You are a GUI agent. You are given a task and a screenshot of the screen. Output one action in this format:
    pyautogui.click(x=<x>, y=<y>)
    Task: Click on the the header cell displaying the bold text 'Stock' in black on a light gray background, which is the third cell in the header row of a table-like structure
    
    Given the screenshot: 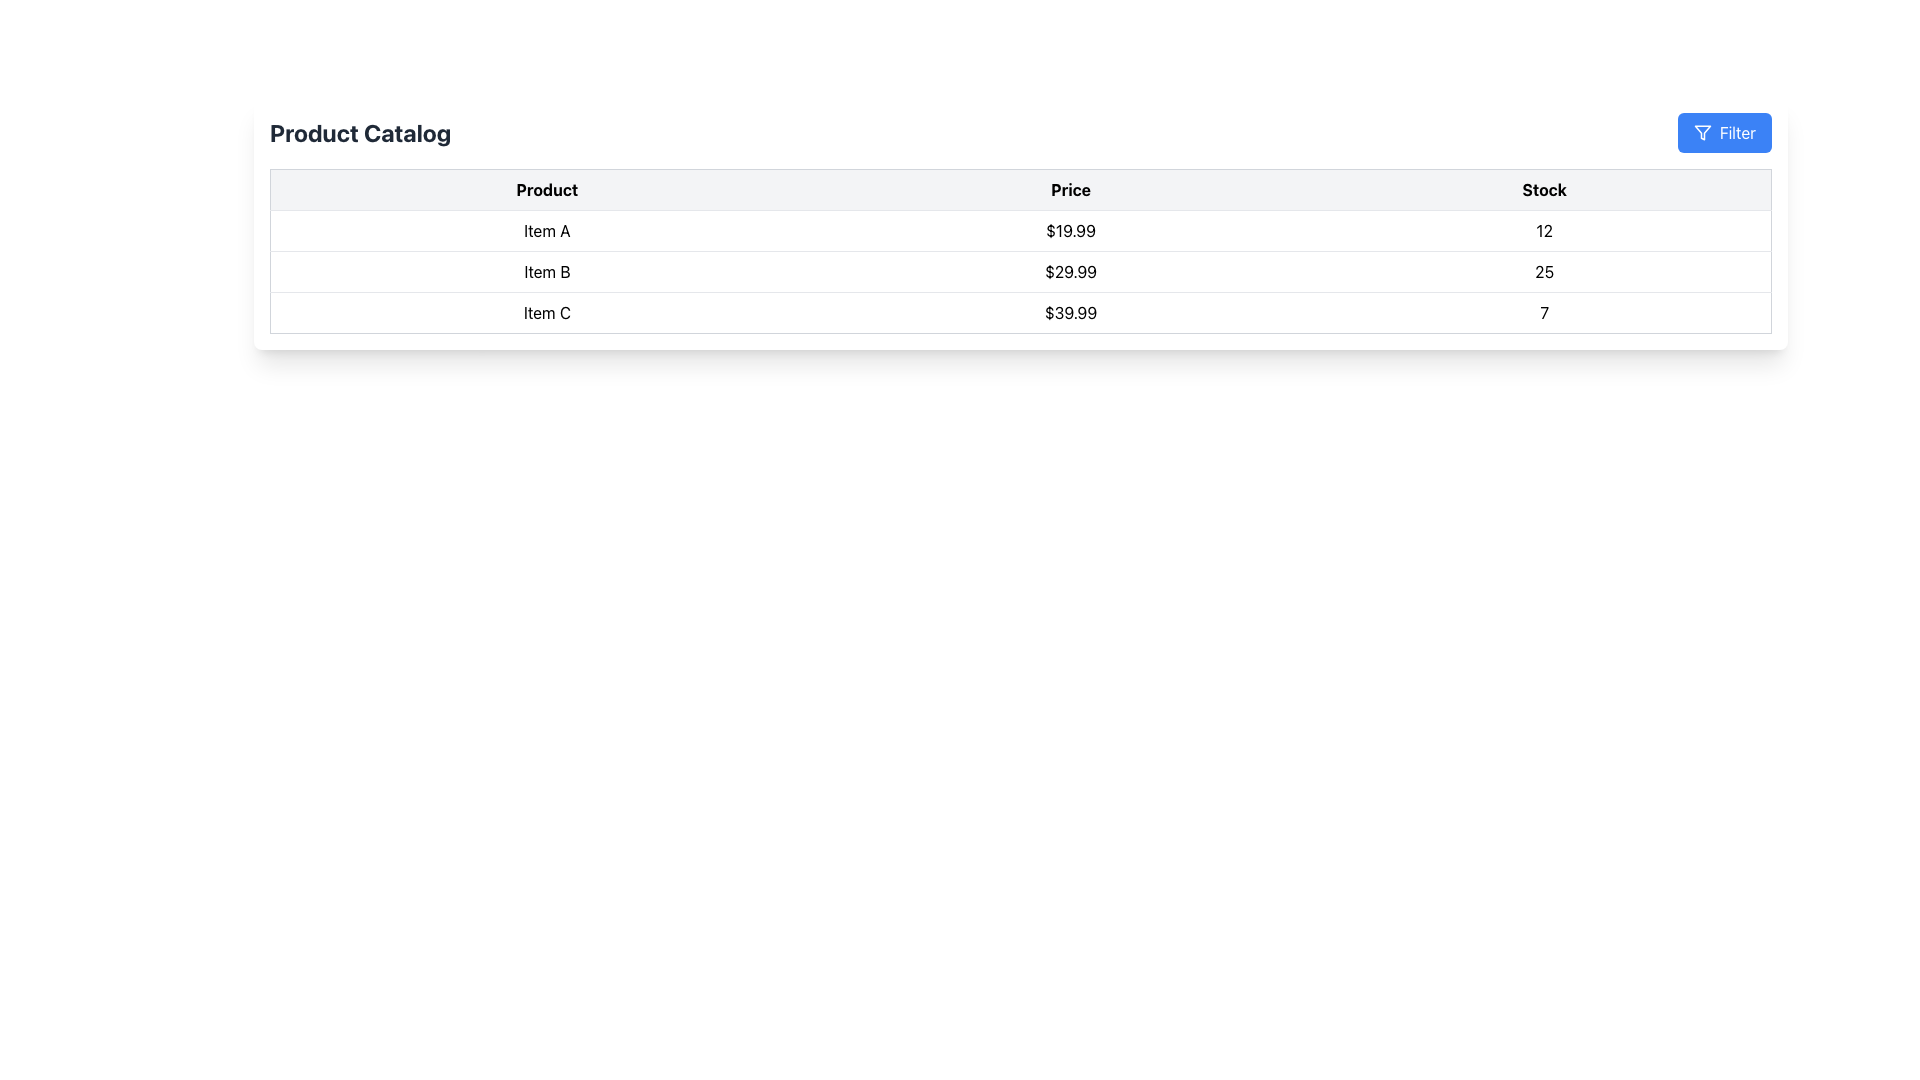 What is the action you would take?
    pyautogui.click(x=1544, y=189)
    